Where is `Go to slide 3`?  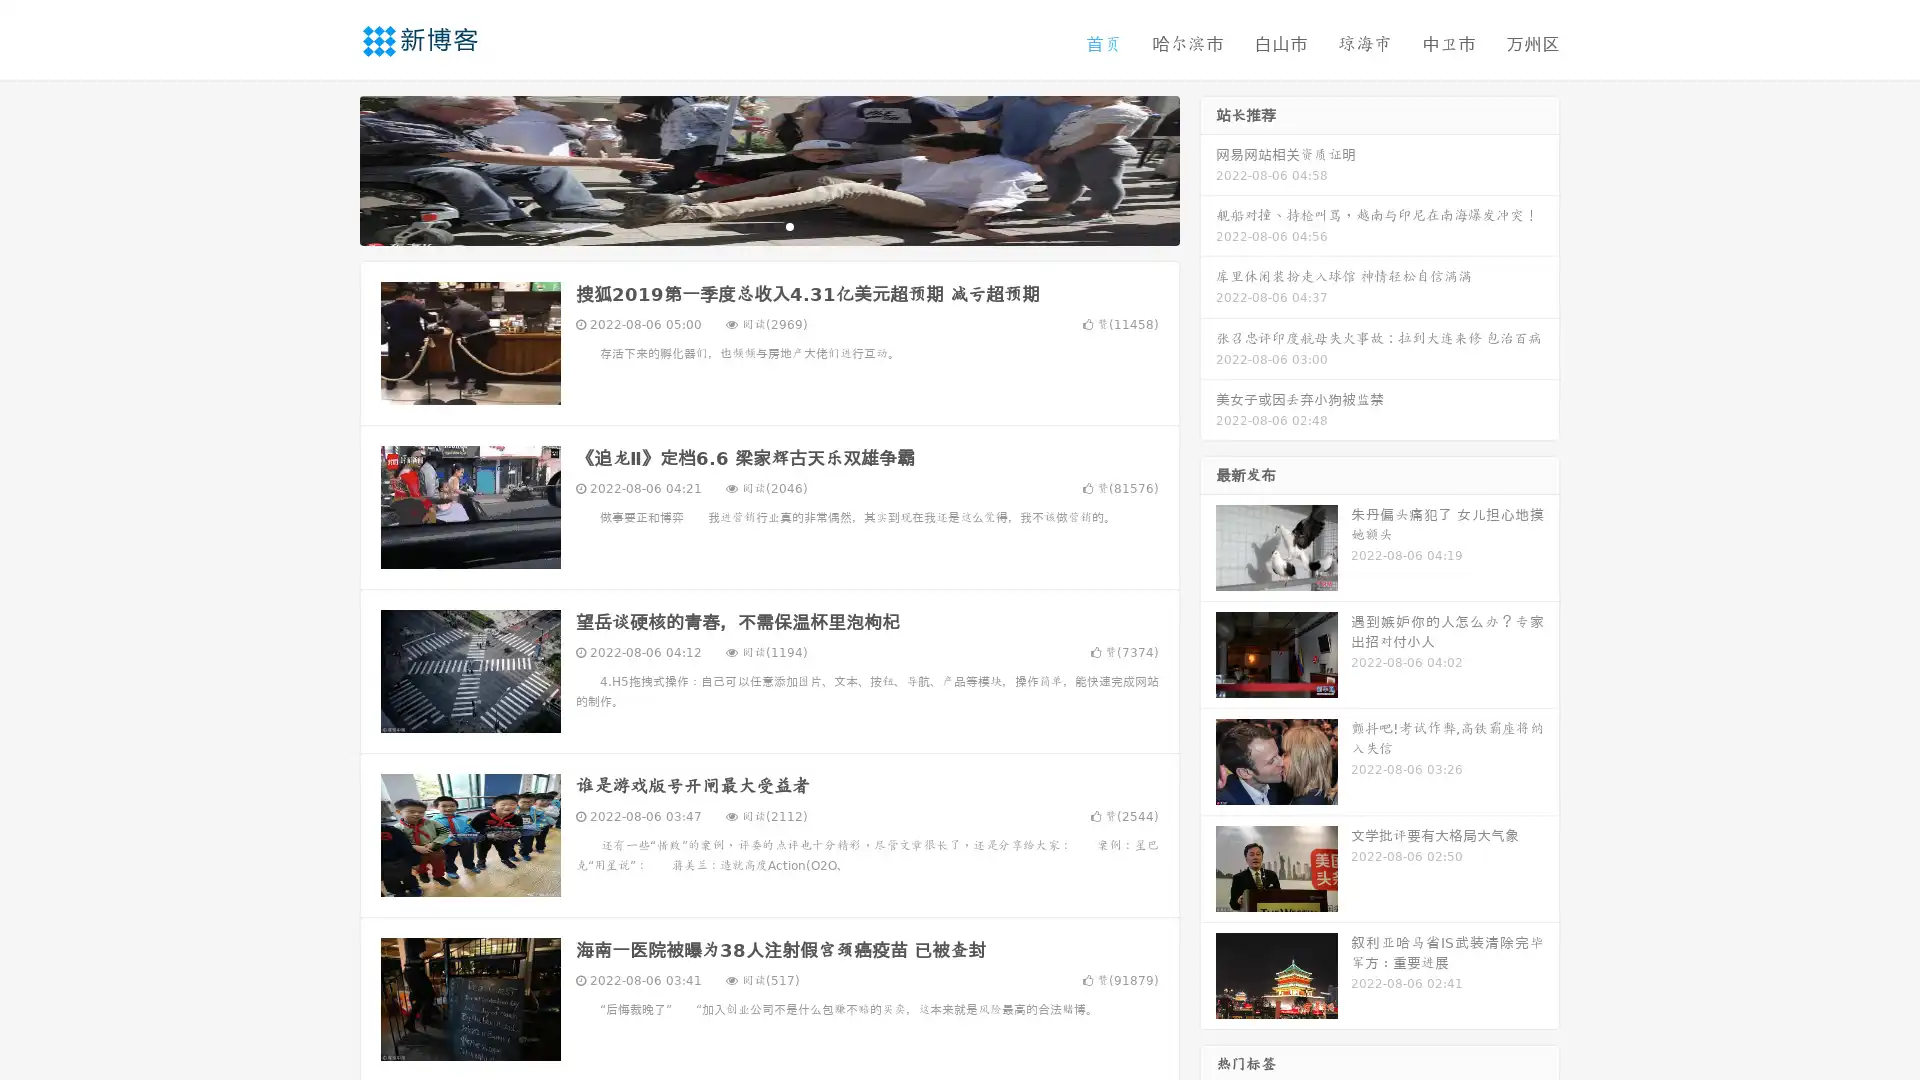
Go to slide 3 is located at coordinates (789, 225).